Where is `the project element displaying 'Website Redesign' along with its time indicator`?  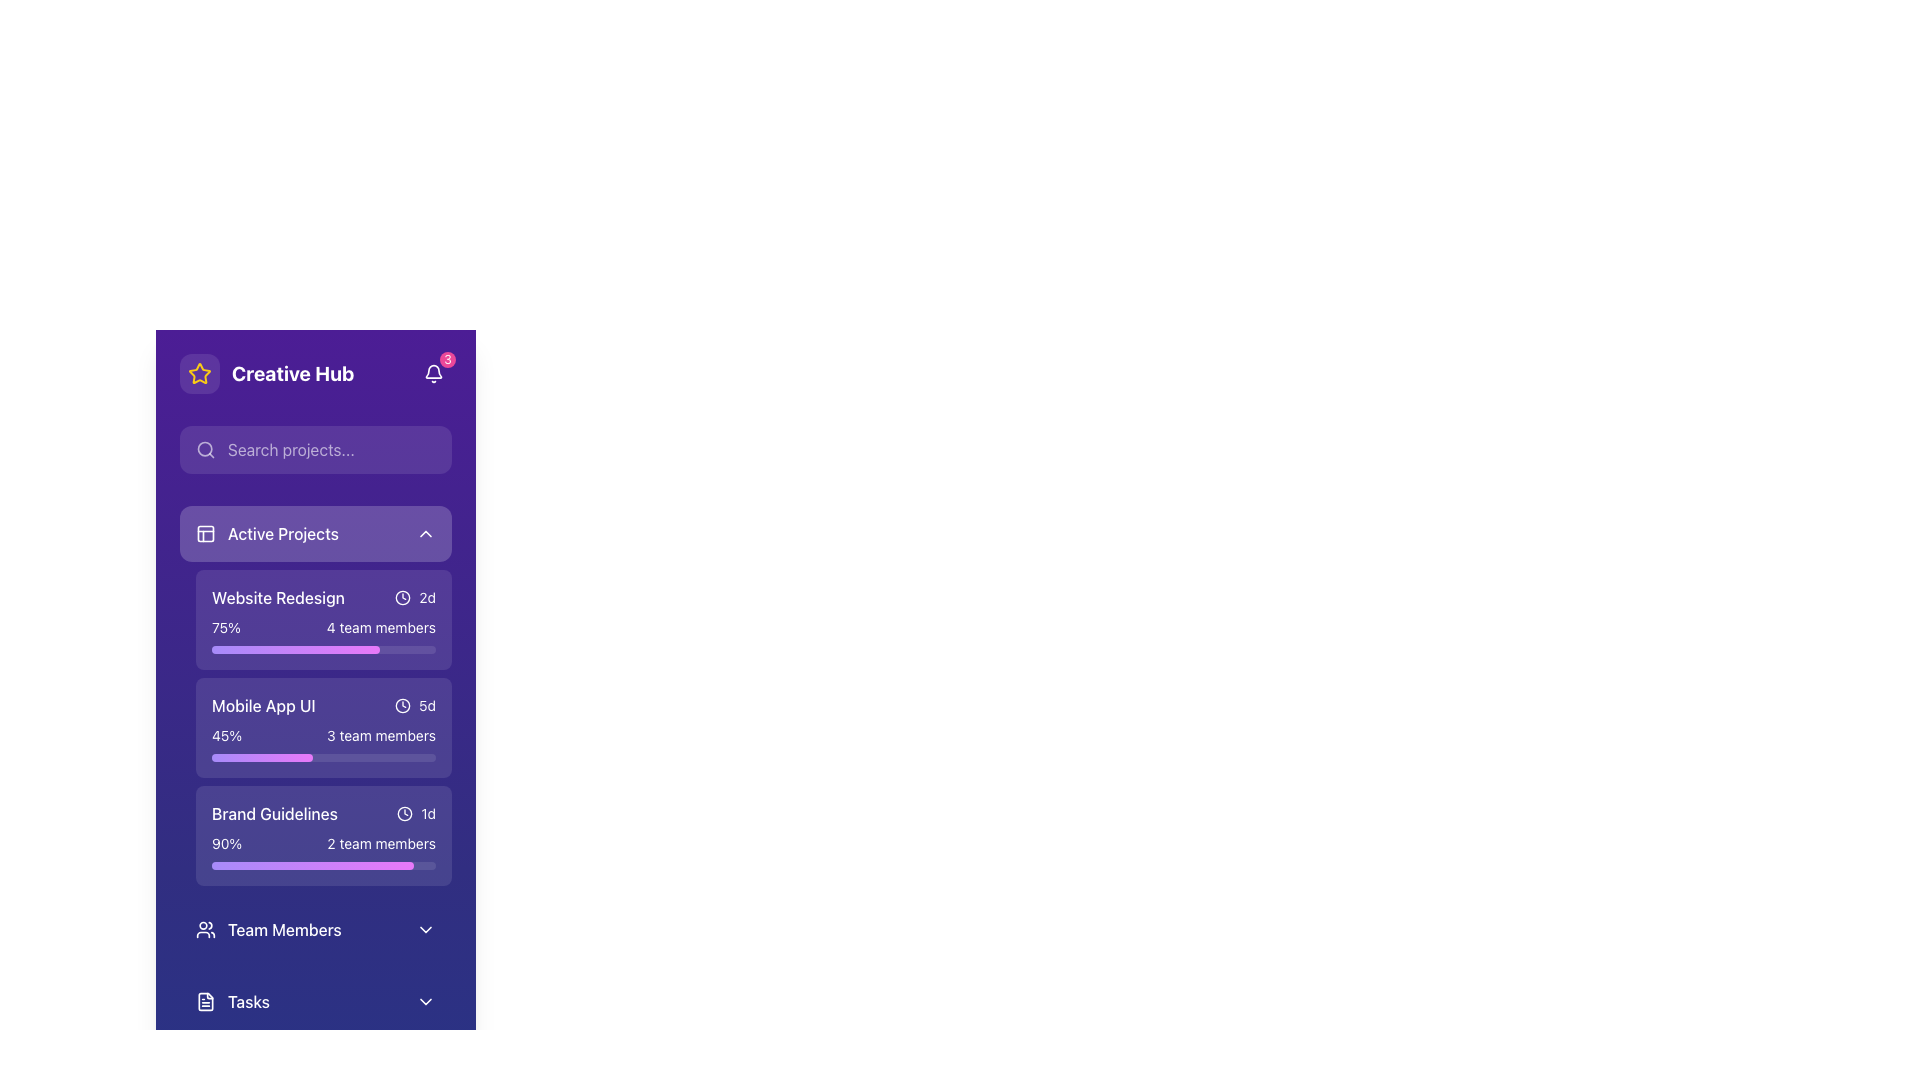 the project element displaying 'Website Redesign' along with its time indicator is located at coordinates (324, 596).